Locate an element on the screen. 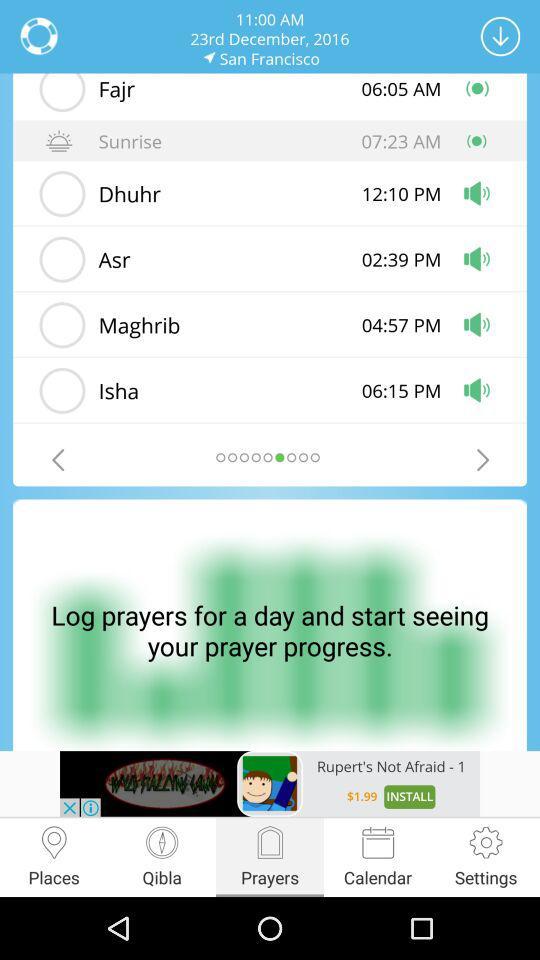  the volume icon is located at coordinates (476, 194).